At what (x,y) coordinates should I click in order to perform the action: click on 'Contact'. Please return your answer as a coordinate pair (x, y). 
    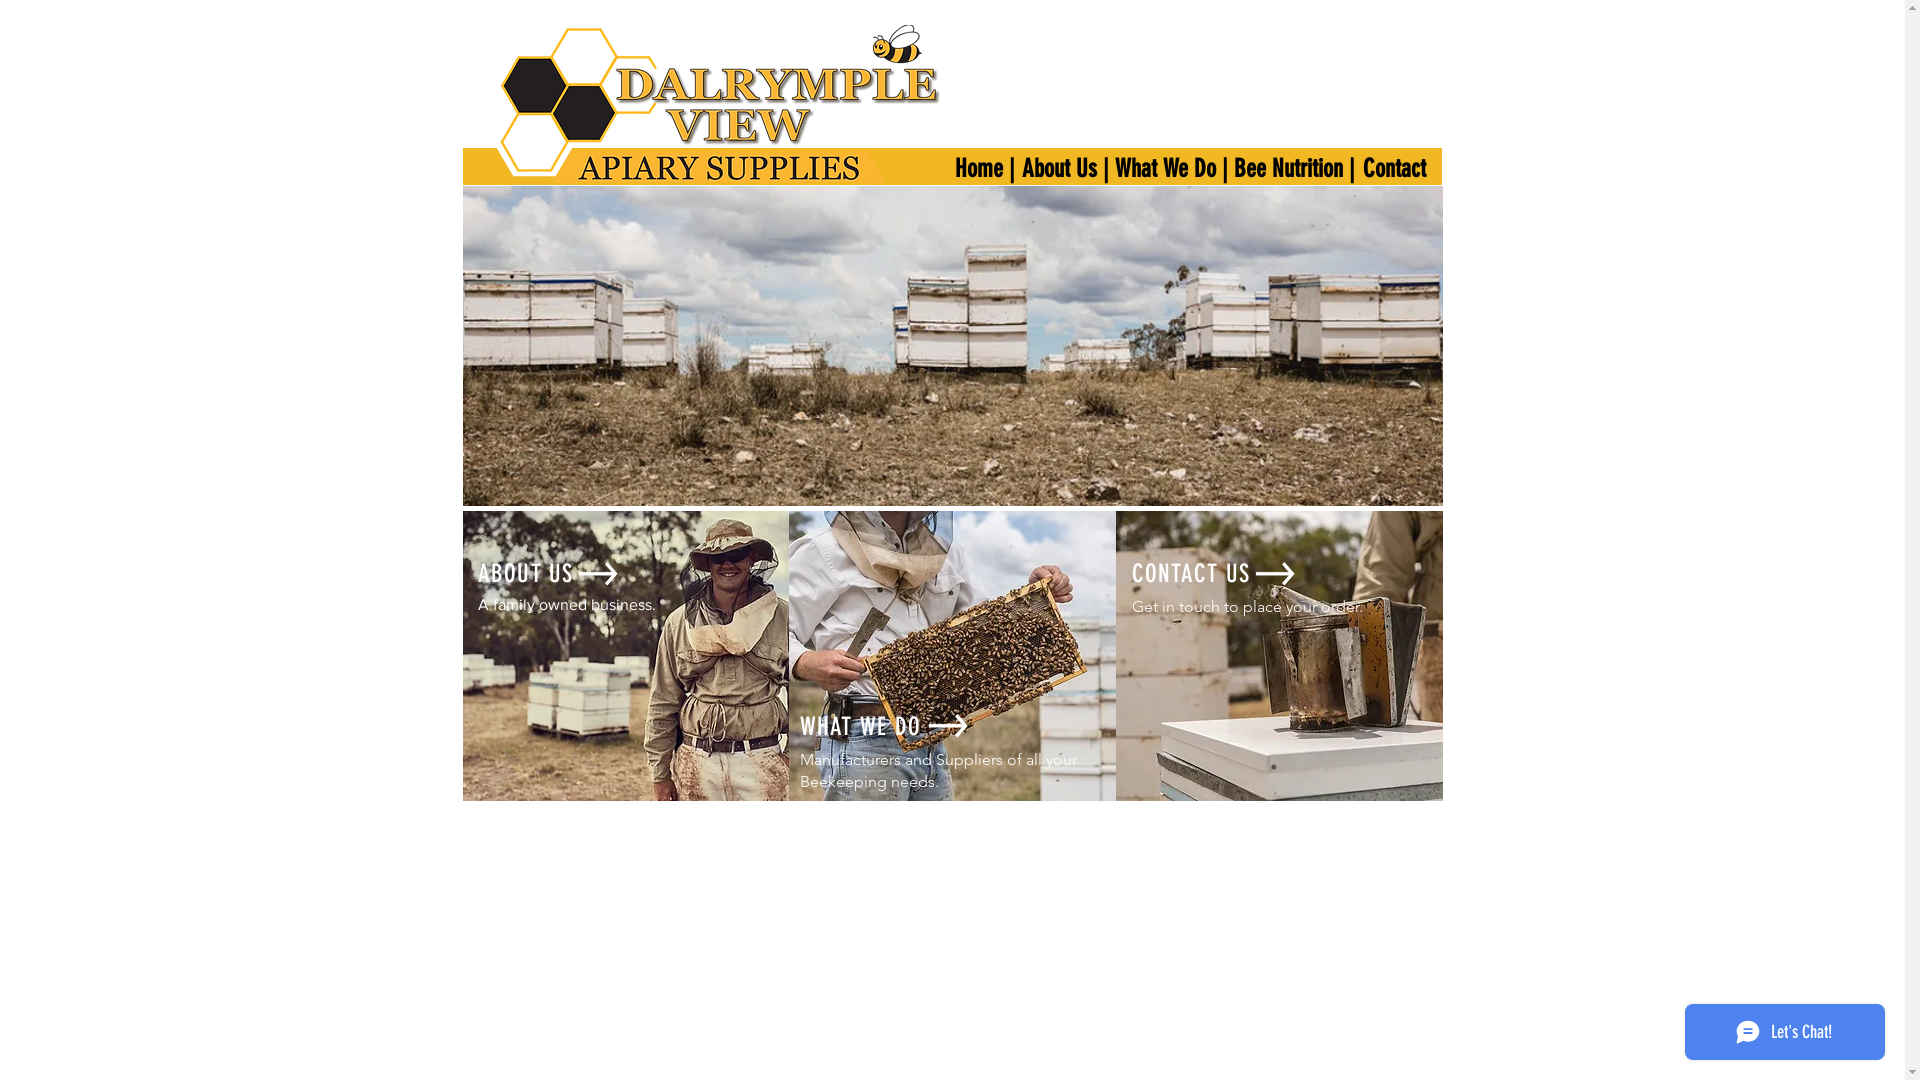
    Looking at the image, I should click on (1394, 167).